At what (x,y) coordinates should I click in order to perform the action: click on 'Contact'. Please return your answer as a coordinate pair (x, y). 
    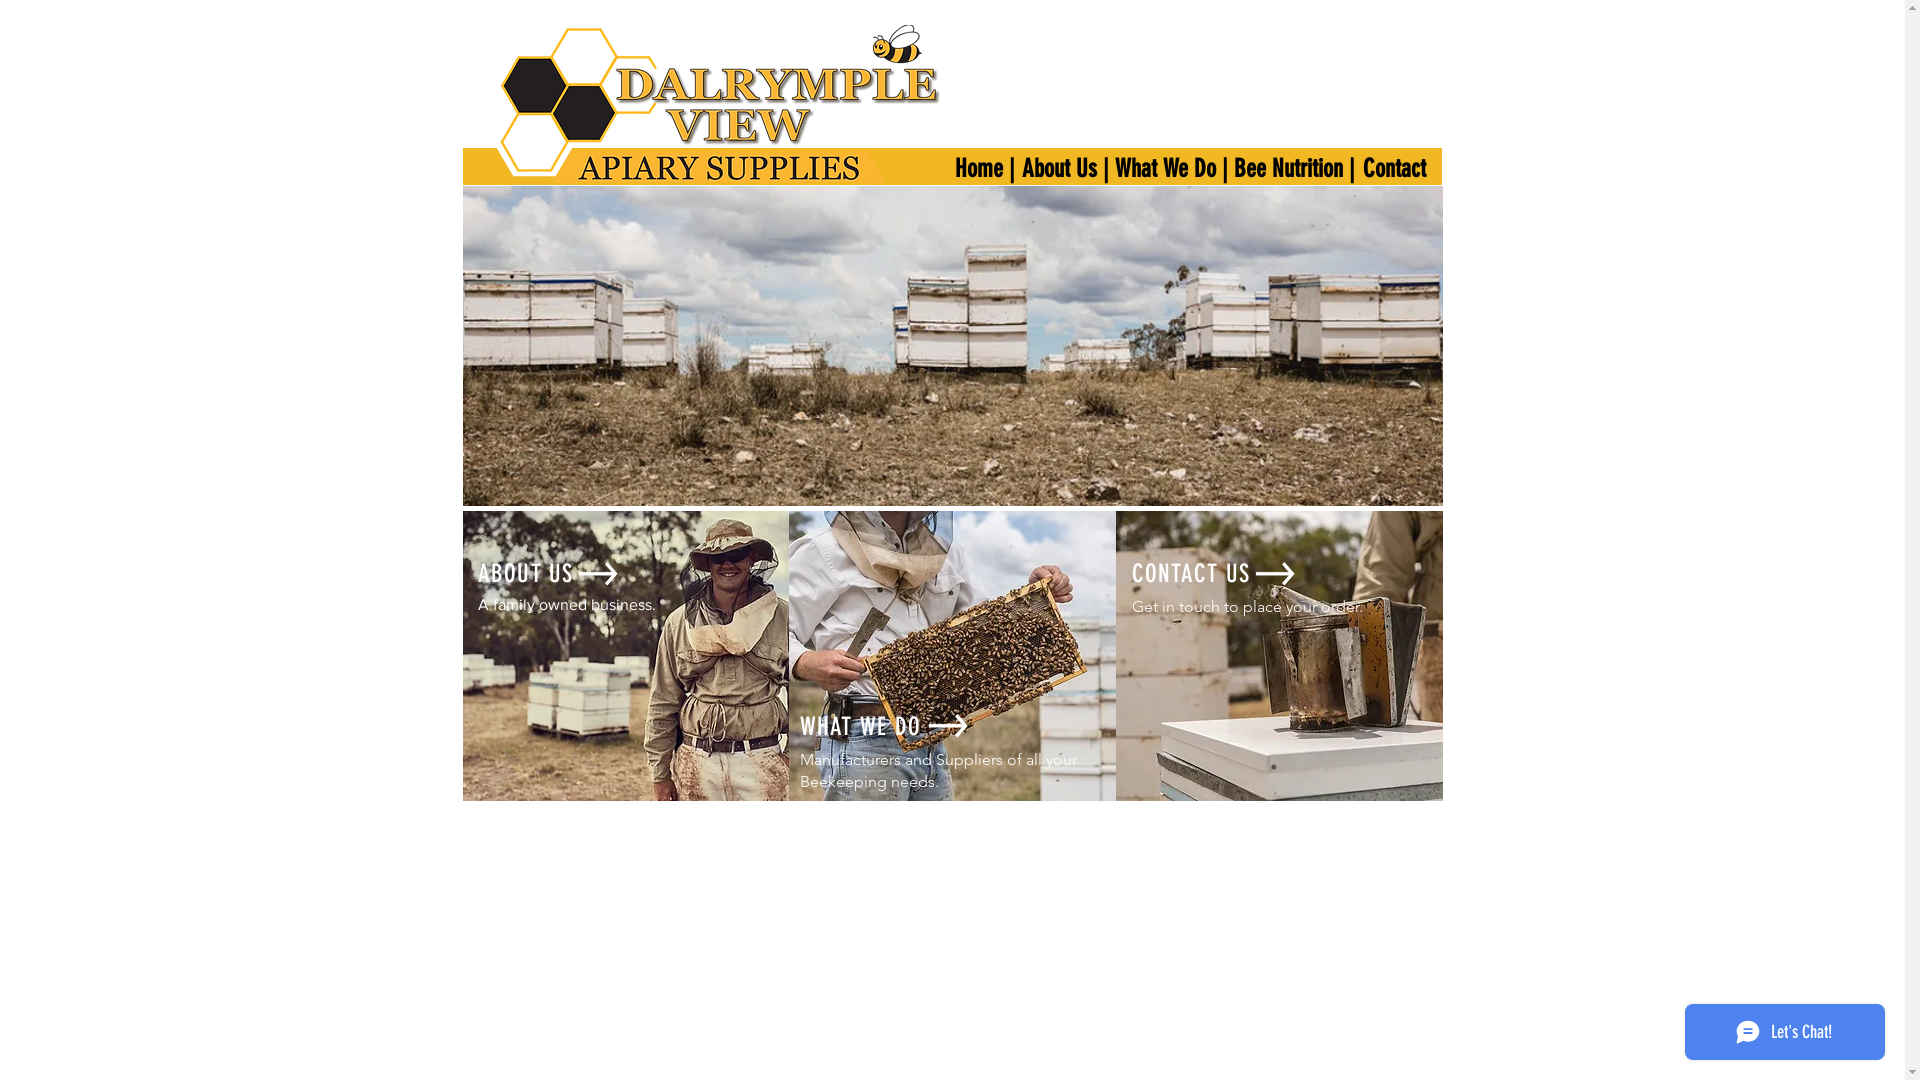
    Looking at the image, I should click on (1394, 167).